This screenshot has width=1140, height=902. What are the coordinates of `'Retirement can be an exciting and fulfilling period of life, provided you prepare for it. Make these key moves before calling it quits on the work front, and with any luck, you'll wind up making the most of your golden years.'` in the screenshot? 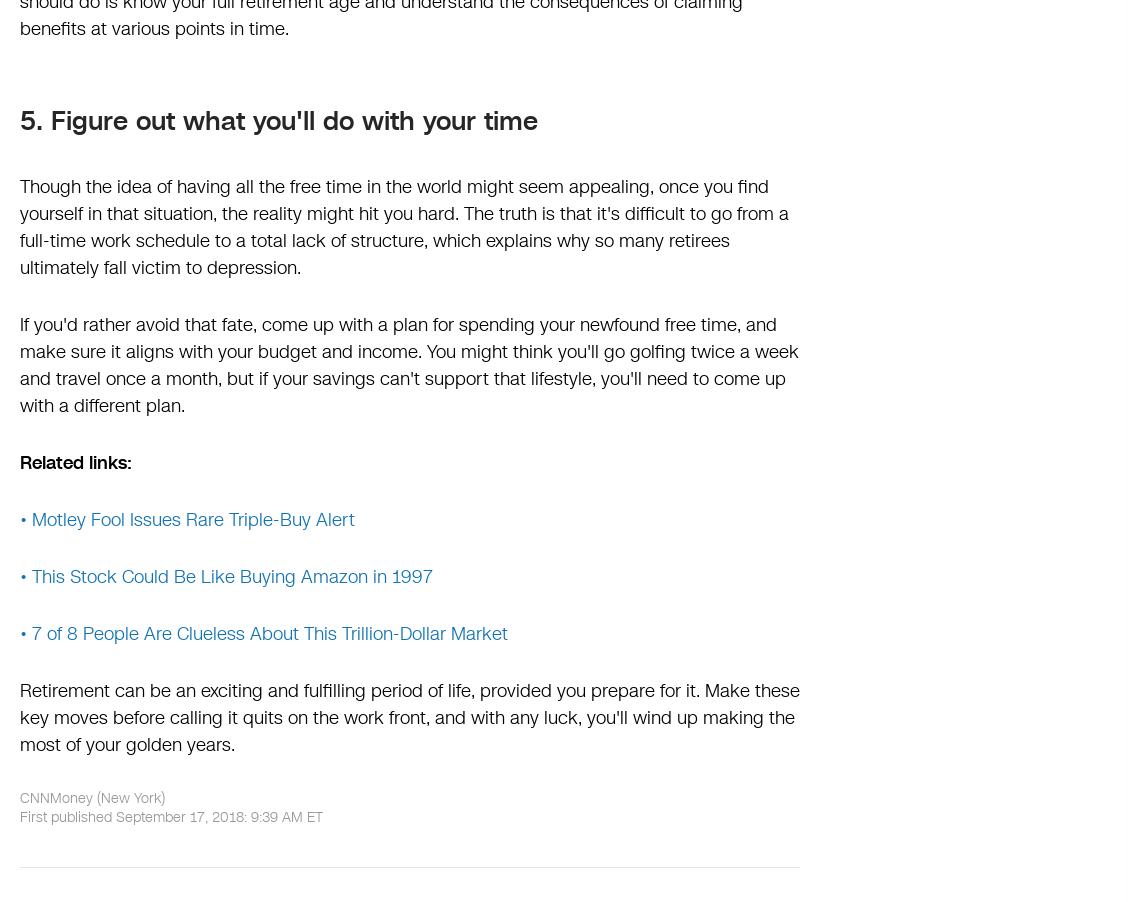 It's located at (19, 717).